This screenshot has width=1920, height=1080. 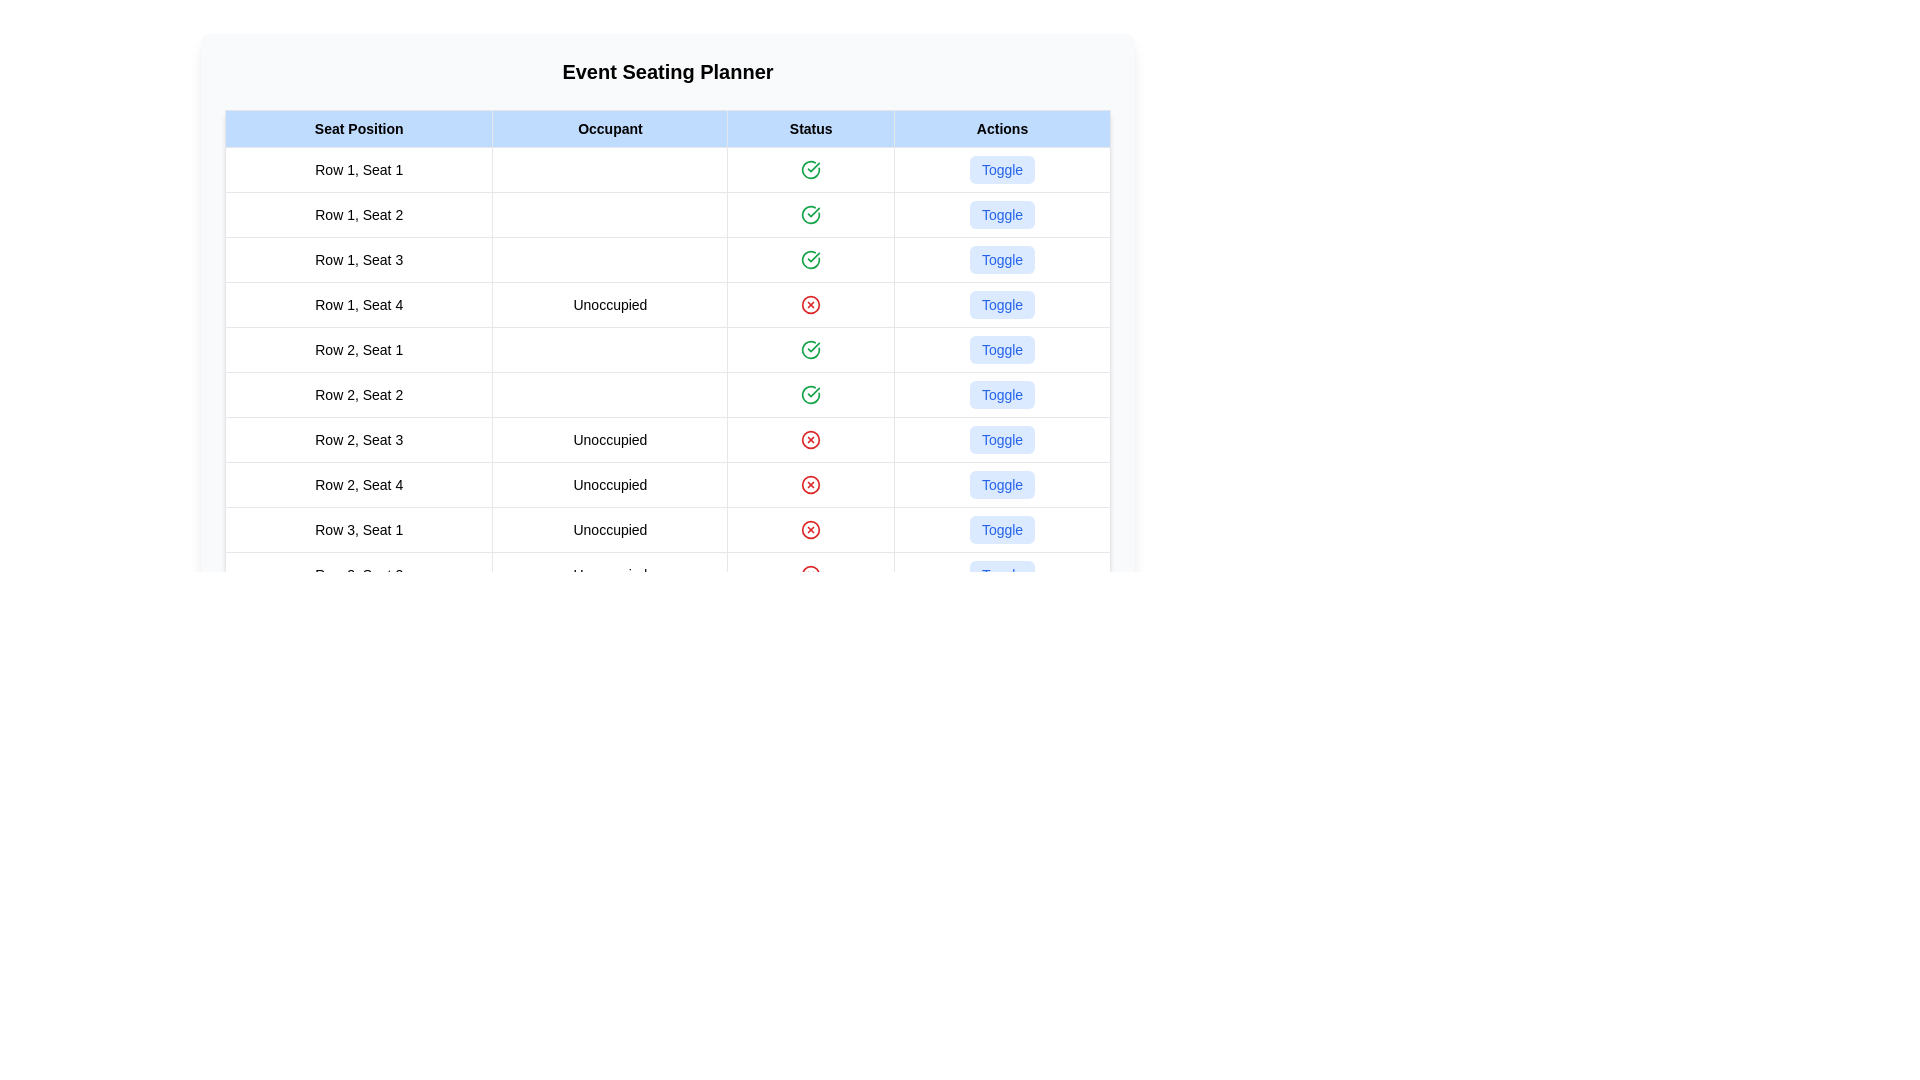 What do you see at coordinates (811, 349) in the screenshot?
I see `the green circular checkmark icon located in the 'Status' column of the table in the row for 'Row 1, Seat 4.'` at bounding box center [811, 349].